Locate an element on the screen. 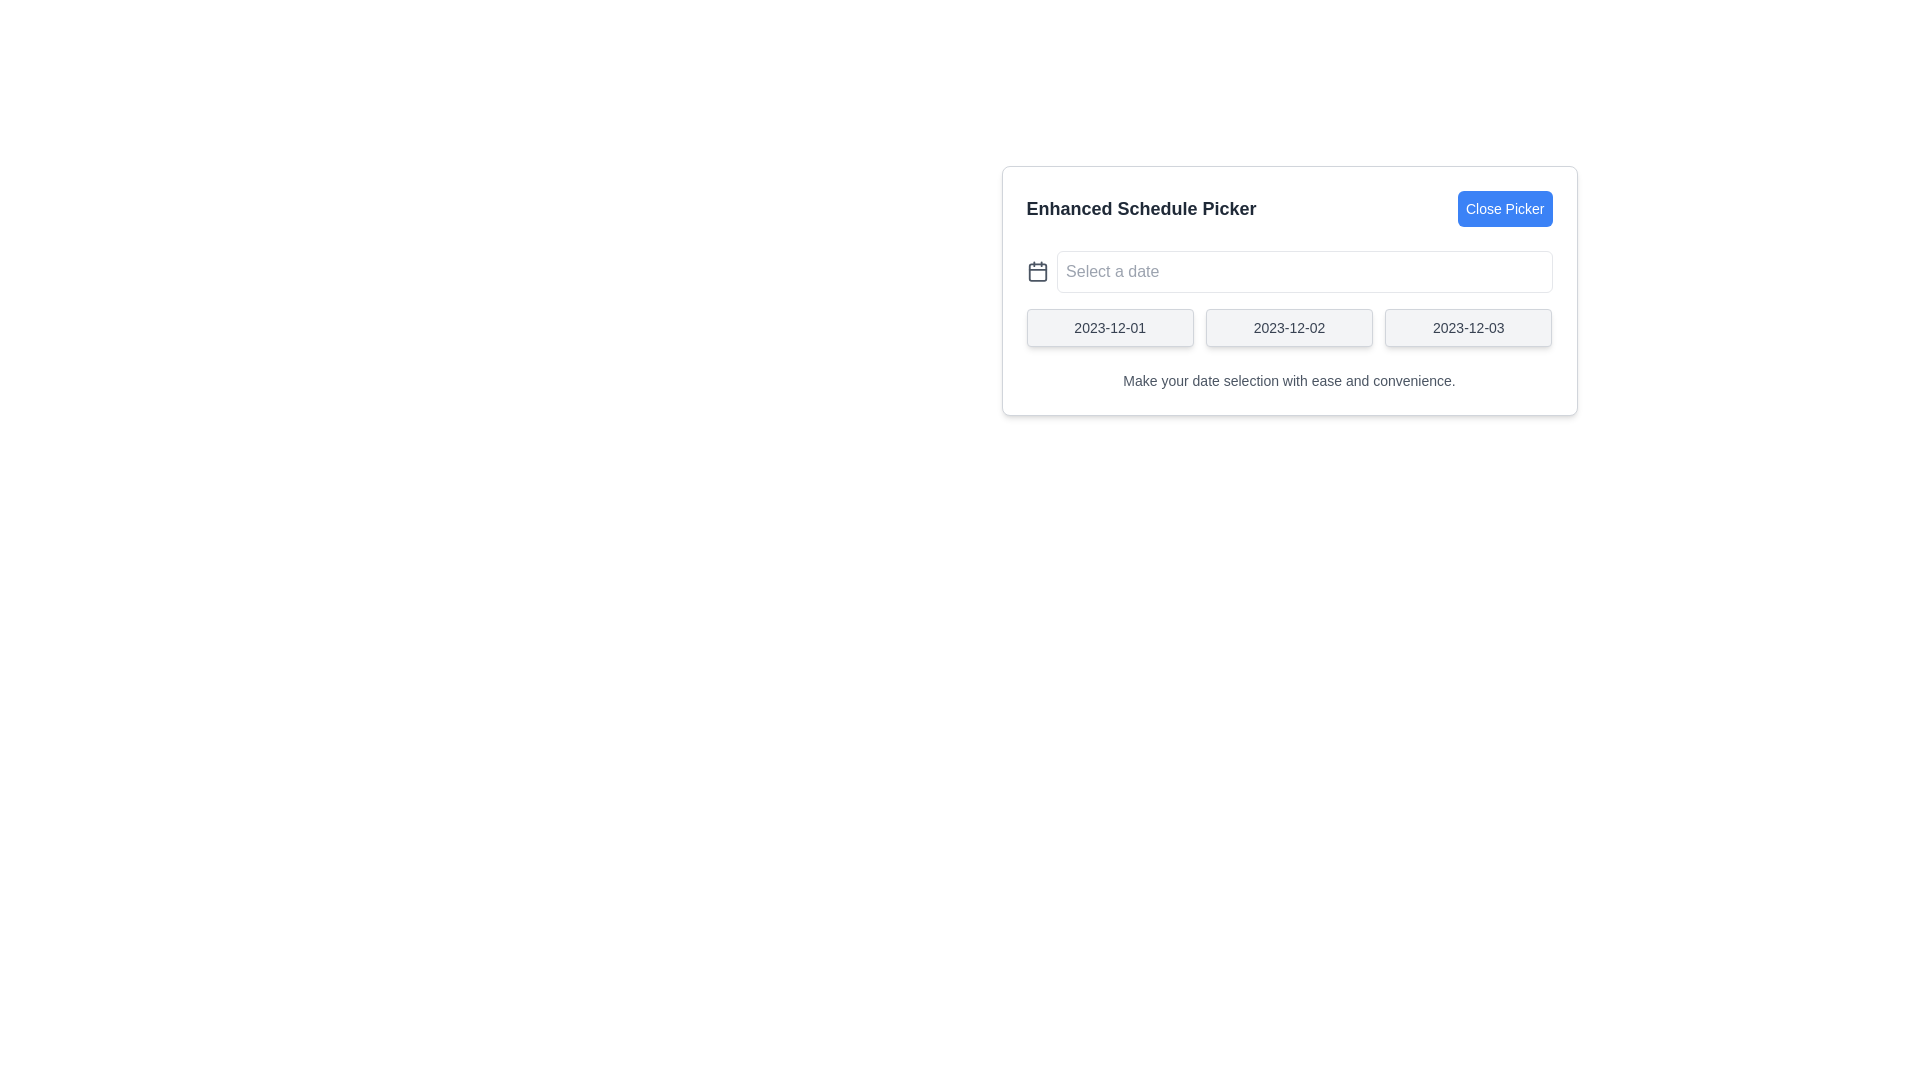 The width and height of the screenshot is (1920, 1080). the date selection button labeled '2023-12-03' is located at coordinates (1468, 326).